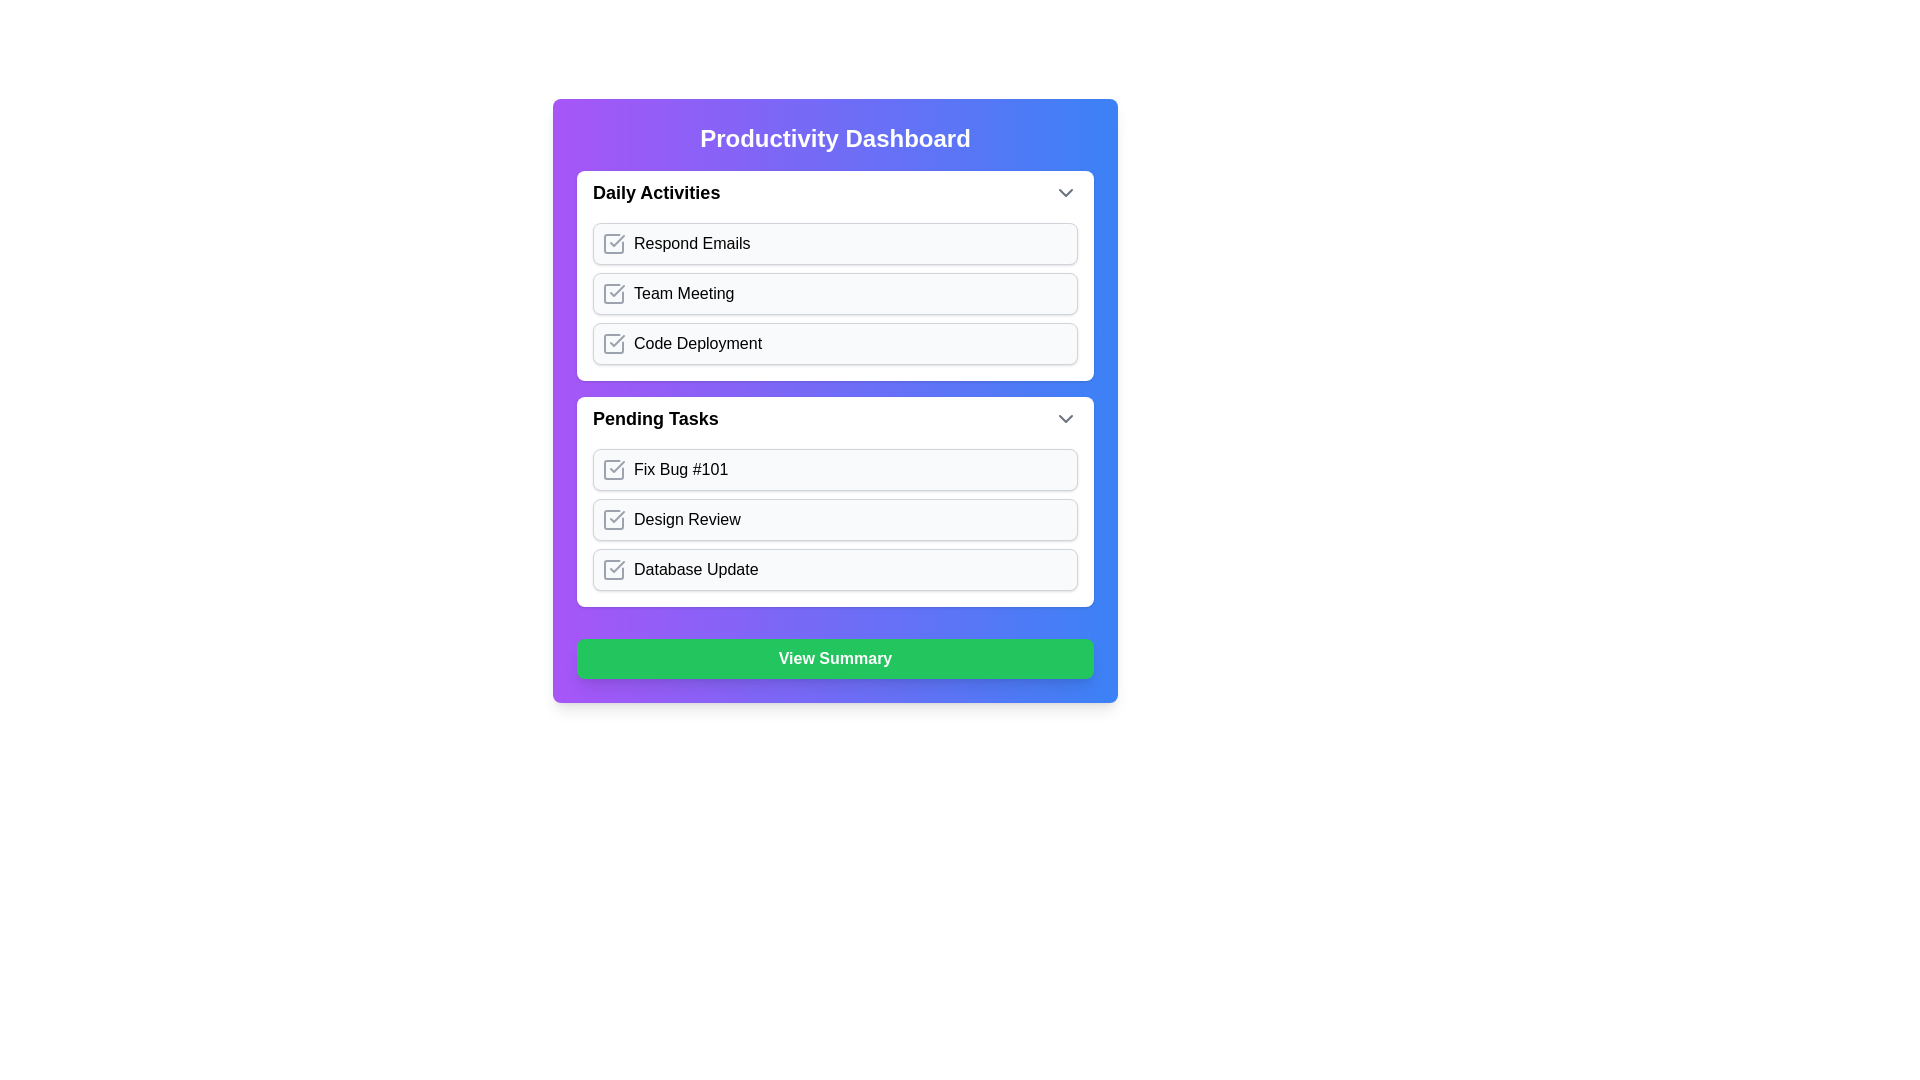 This screenshot has width=1920, height=1080. What do you see at coordinates (613, 519) in the screenshot?
I see `the Checkbox icon located to the left of the text 'Design Review' in the 'Pending Tasks' section` at bounding box center [613, 519].